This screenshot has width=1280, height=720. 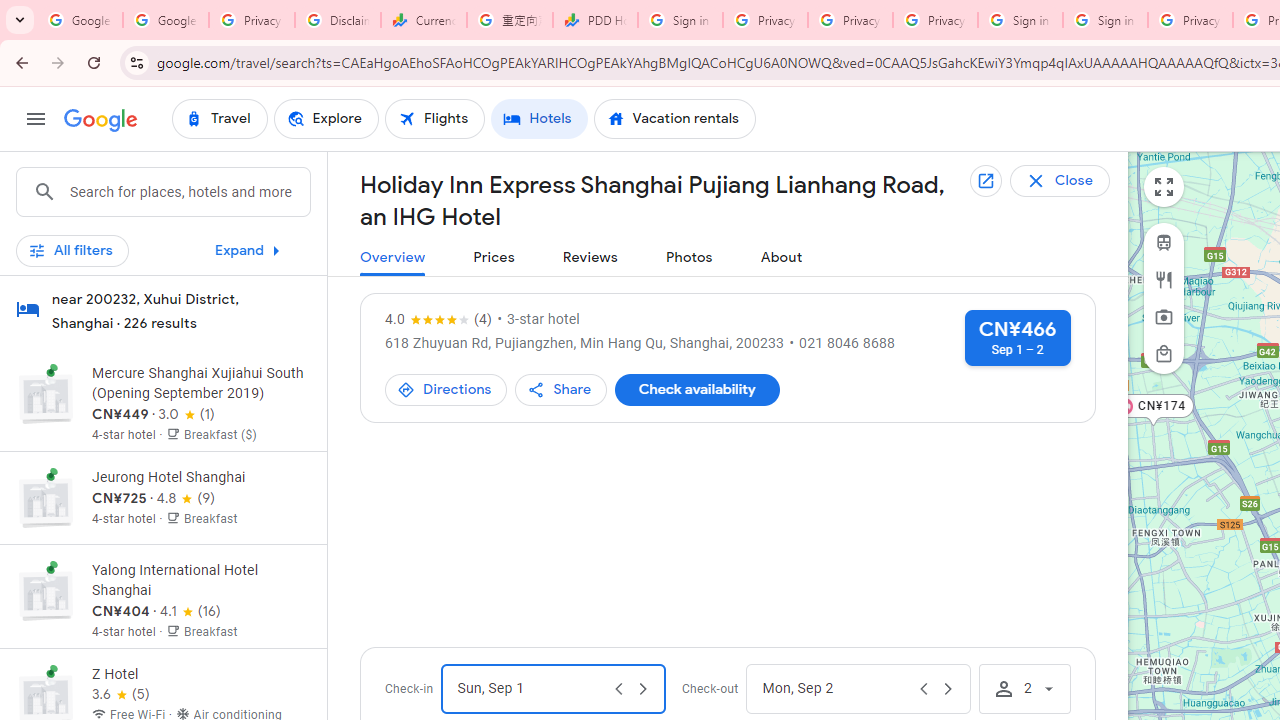 I want to click on 'Check availability', so click(x=696, y=389).